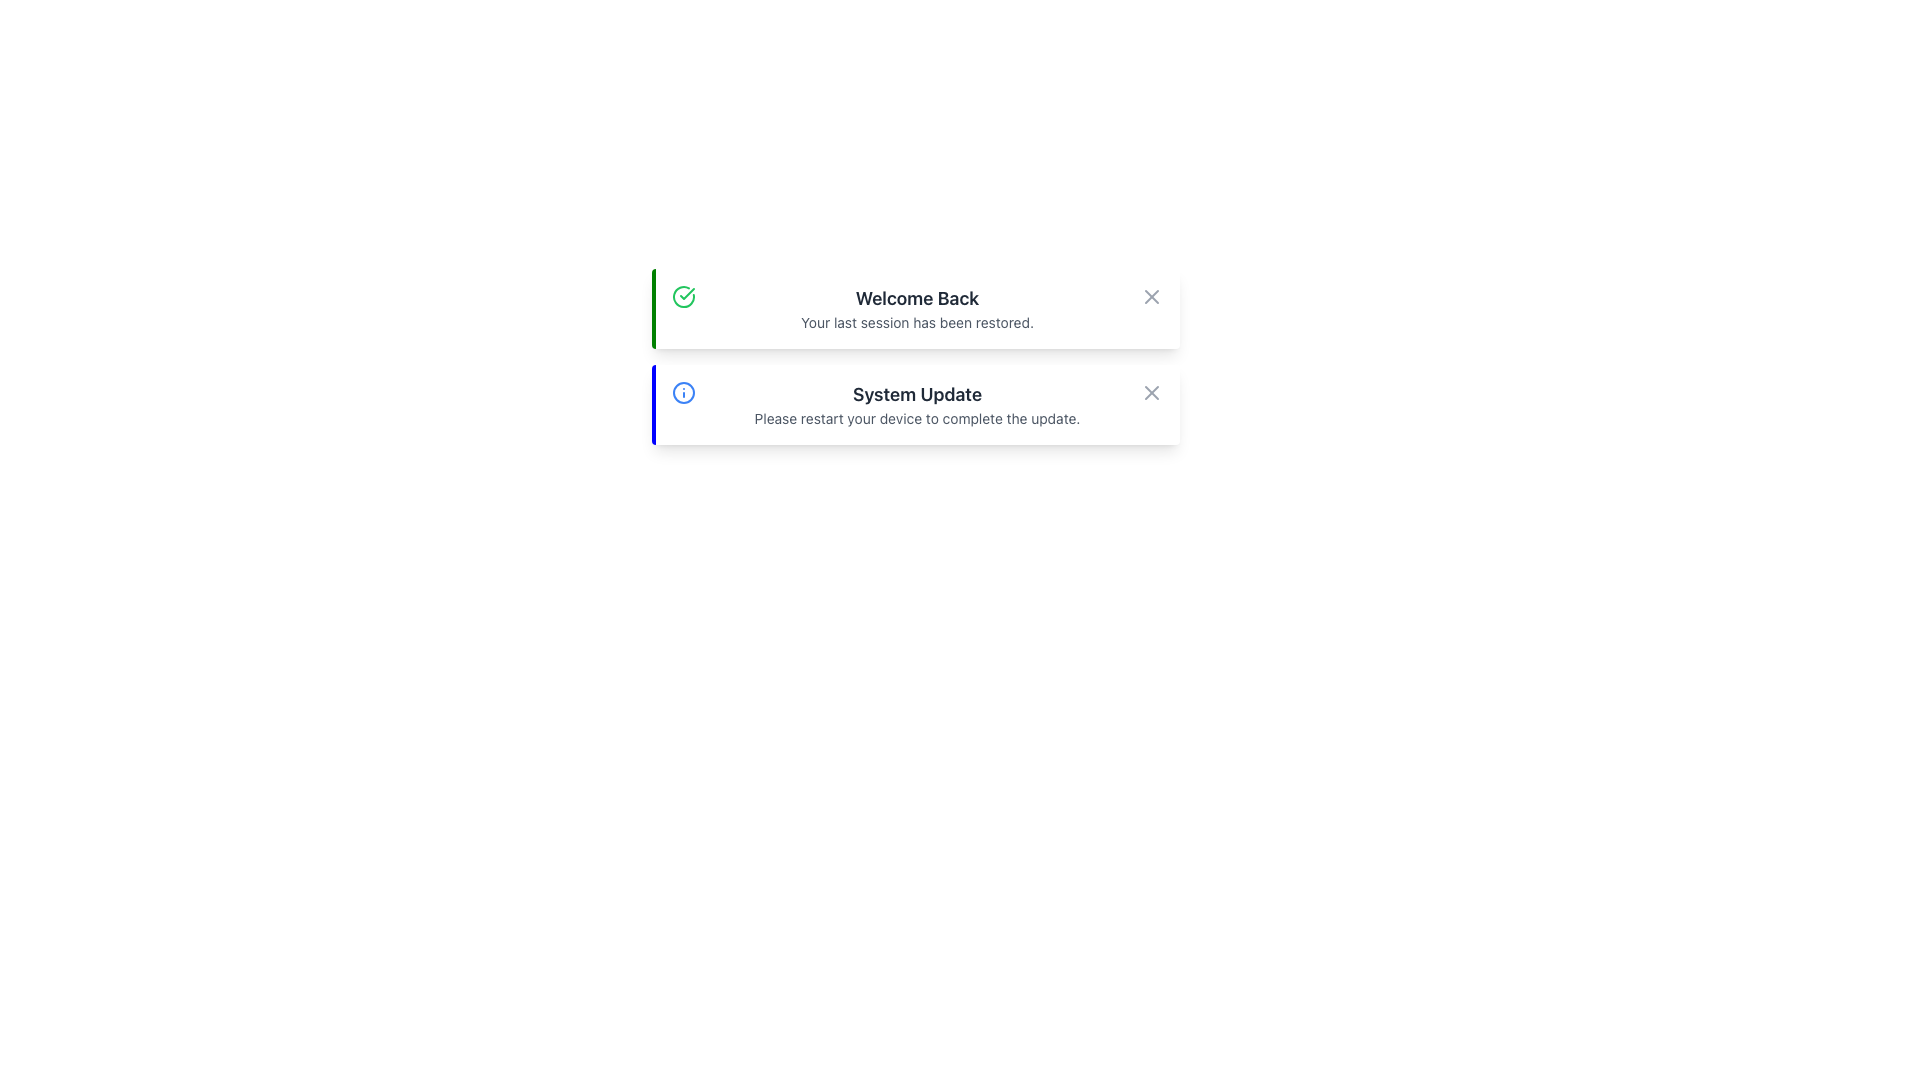 This screenshot has height=1080, width=1920. What do you see at coordinates (686, 293) in the screenshot?
I see `the green checkmark icon within the circular badge located to the left of the 'Welcome Back' notification box` at bounding box center [686, 293].